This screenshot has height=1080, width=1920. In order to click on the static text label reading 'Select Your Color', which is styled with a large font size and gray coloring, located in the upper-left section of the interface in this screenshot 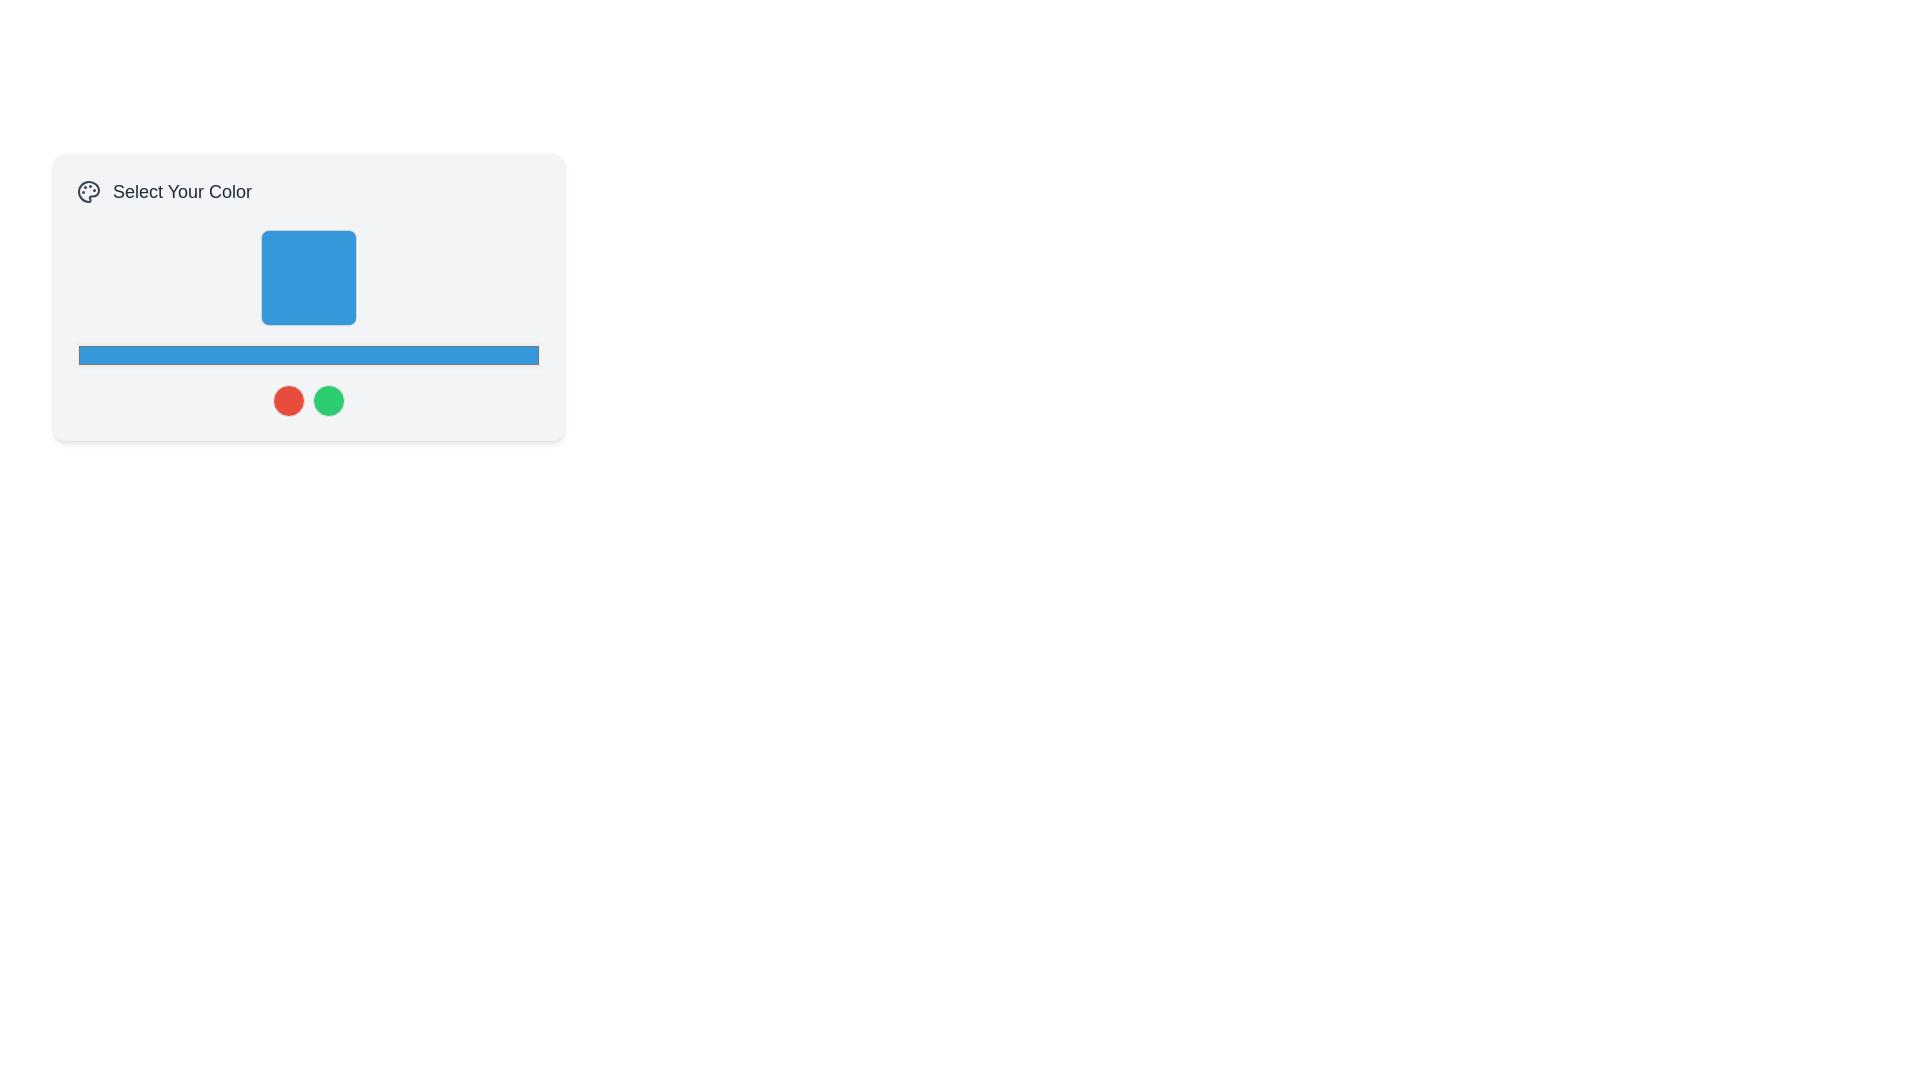, I will do `click(182, 192)`.